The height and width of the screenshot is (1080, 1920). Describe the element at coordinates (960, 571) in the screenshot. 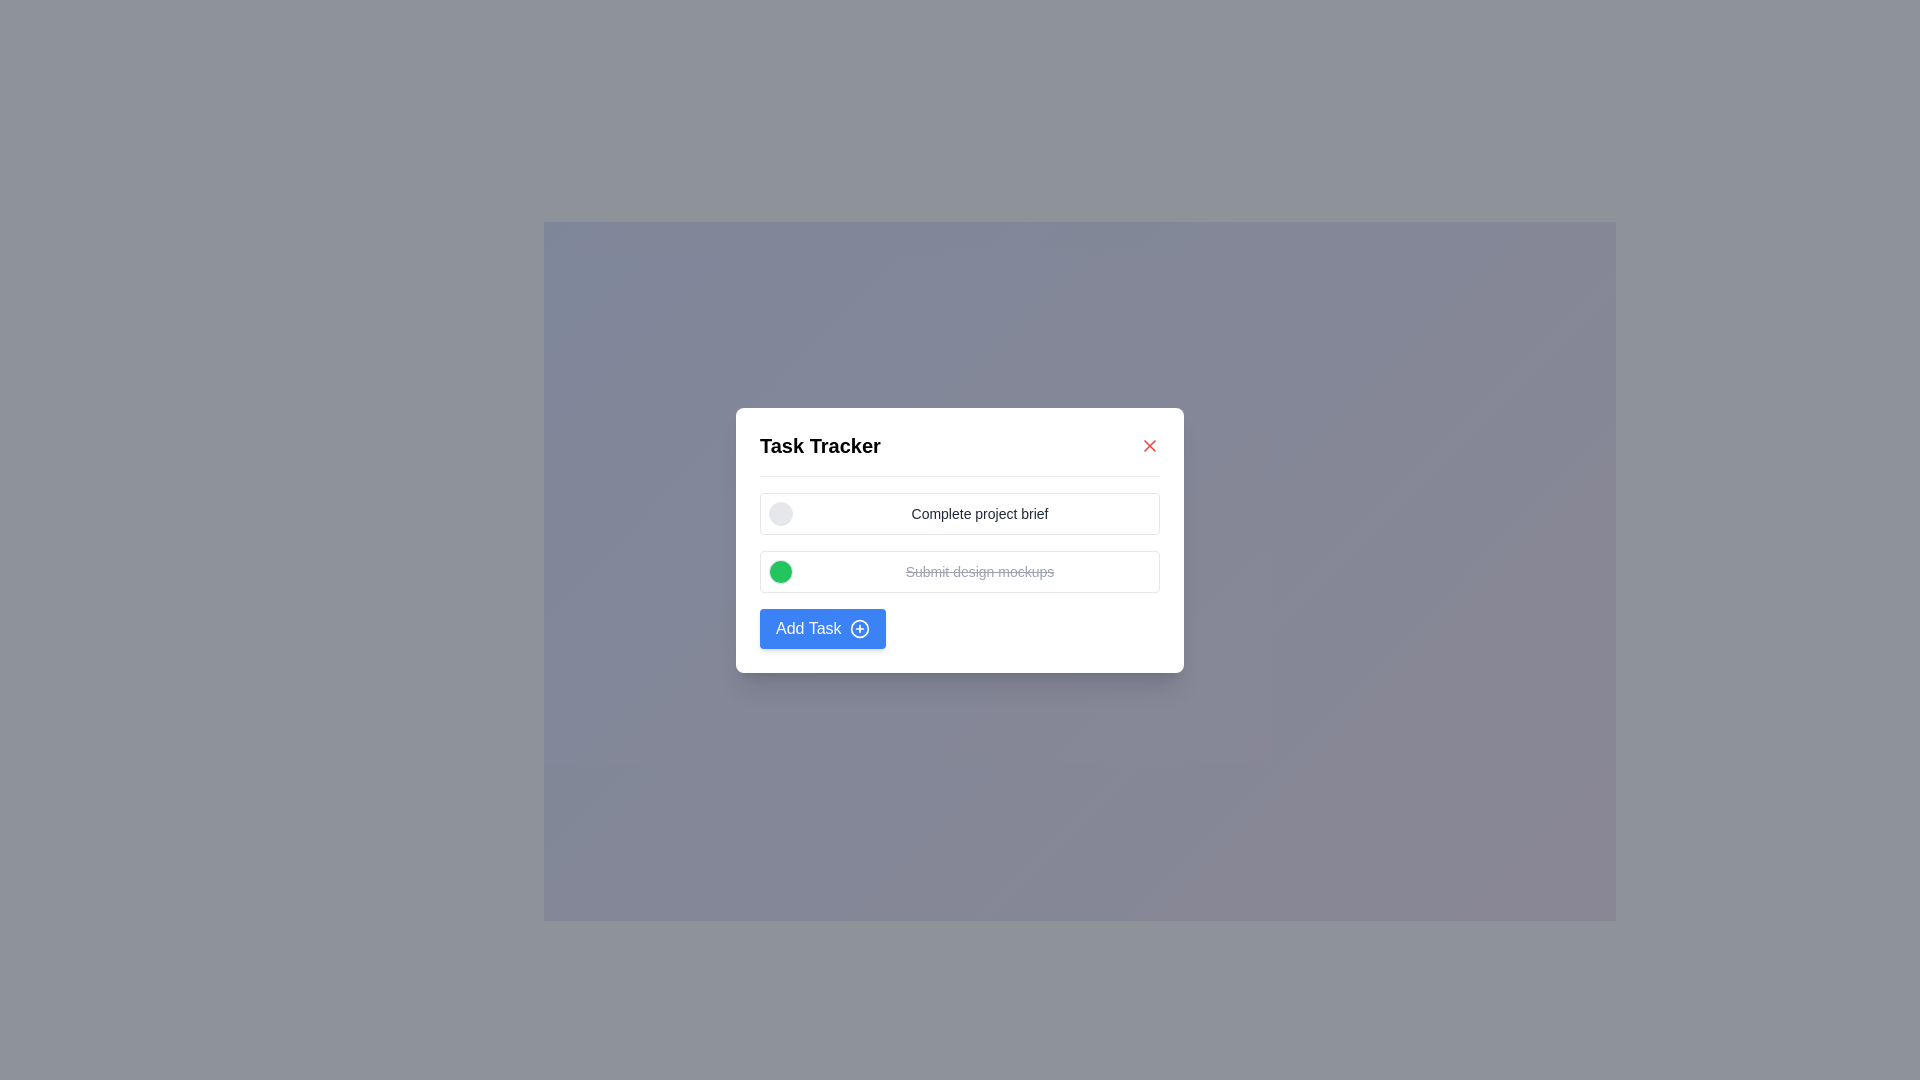

I see `the task list item labeled 'Submit design mockups' with a green circle icon, indicating its completed state, to show options` at that location.